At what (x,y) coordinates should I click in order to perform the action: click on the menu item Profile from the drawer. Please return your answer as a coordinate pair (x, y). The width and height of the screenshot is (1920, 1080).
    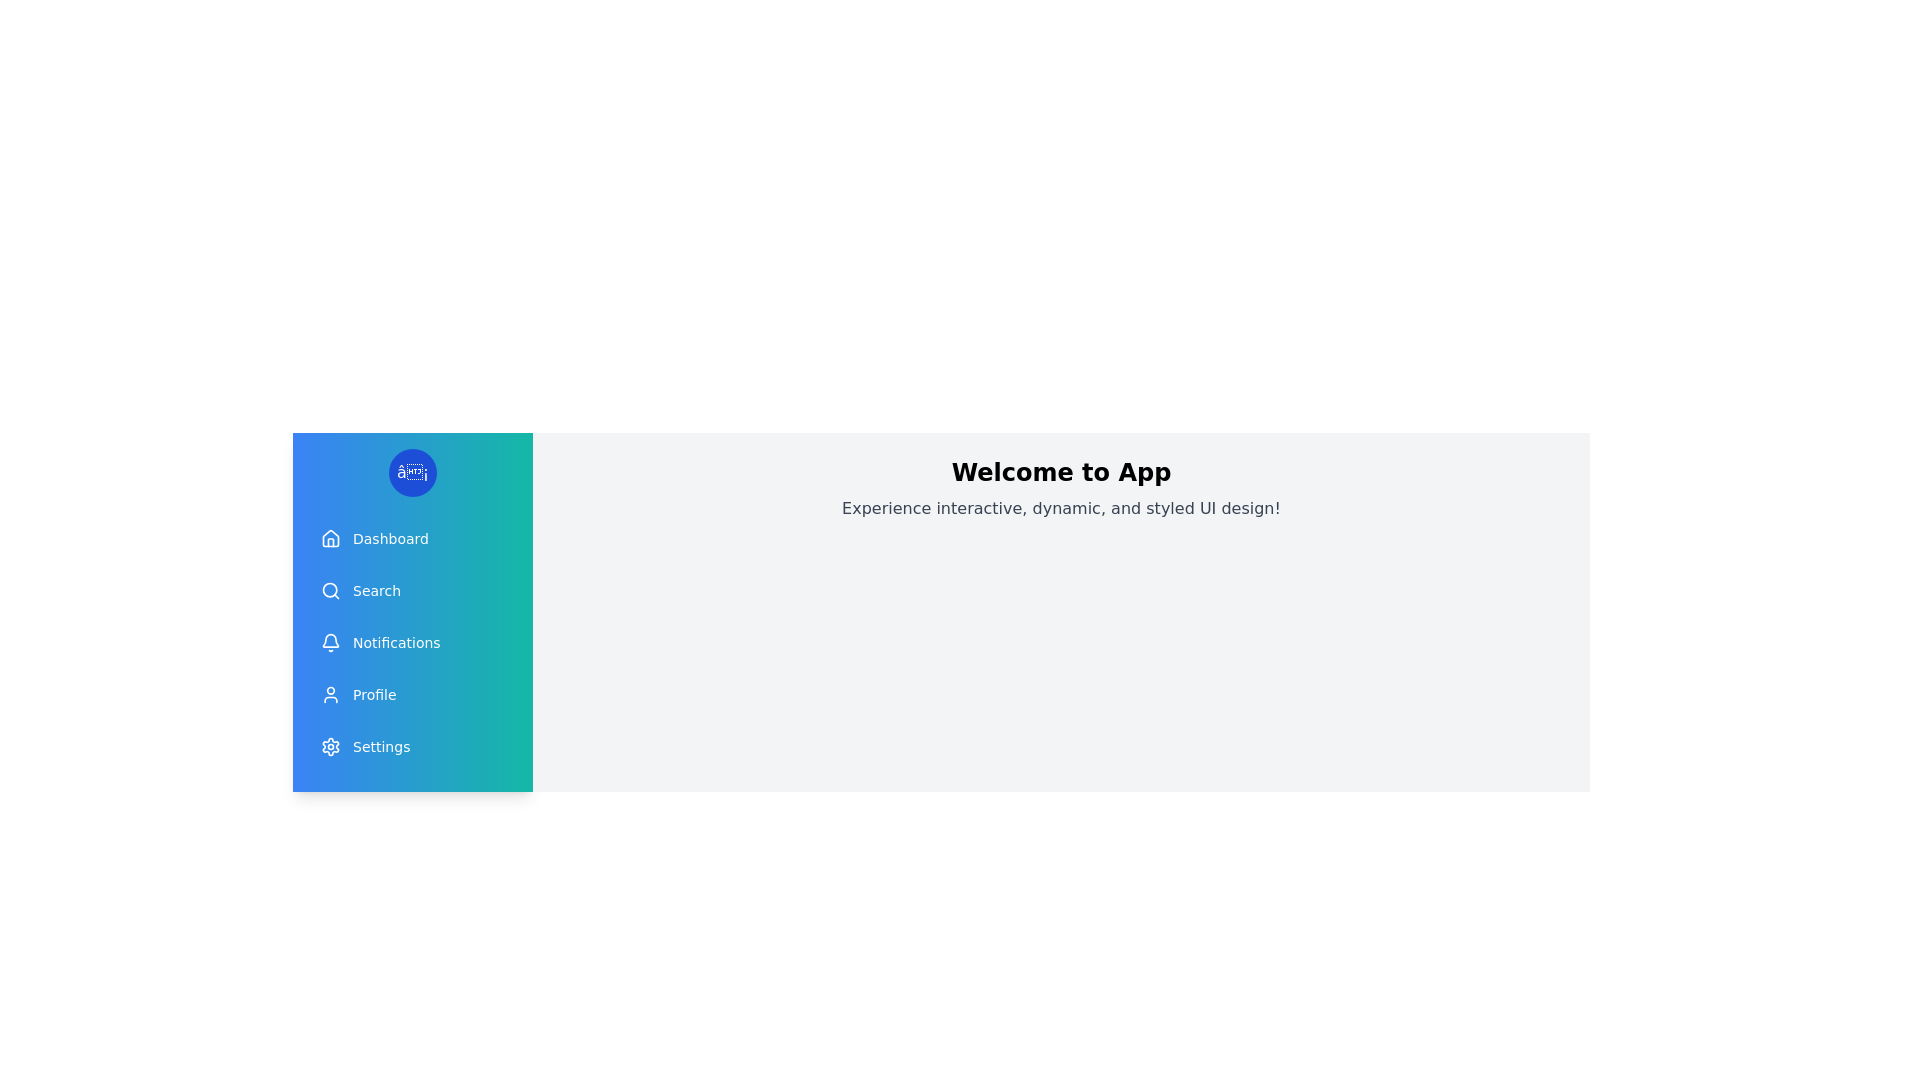
    Looking at the image, I should click on (411, 693).